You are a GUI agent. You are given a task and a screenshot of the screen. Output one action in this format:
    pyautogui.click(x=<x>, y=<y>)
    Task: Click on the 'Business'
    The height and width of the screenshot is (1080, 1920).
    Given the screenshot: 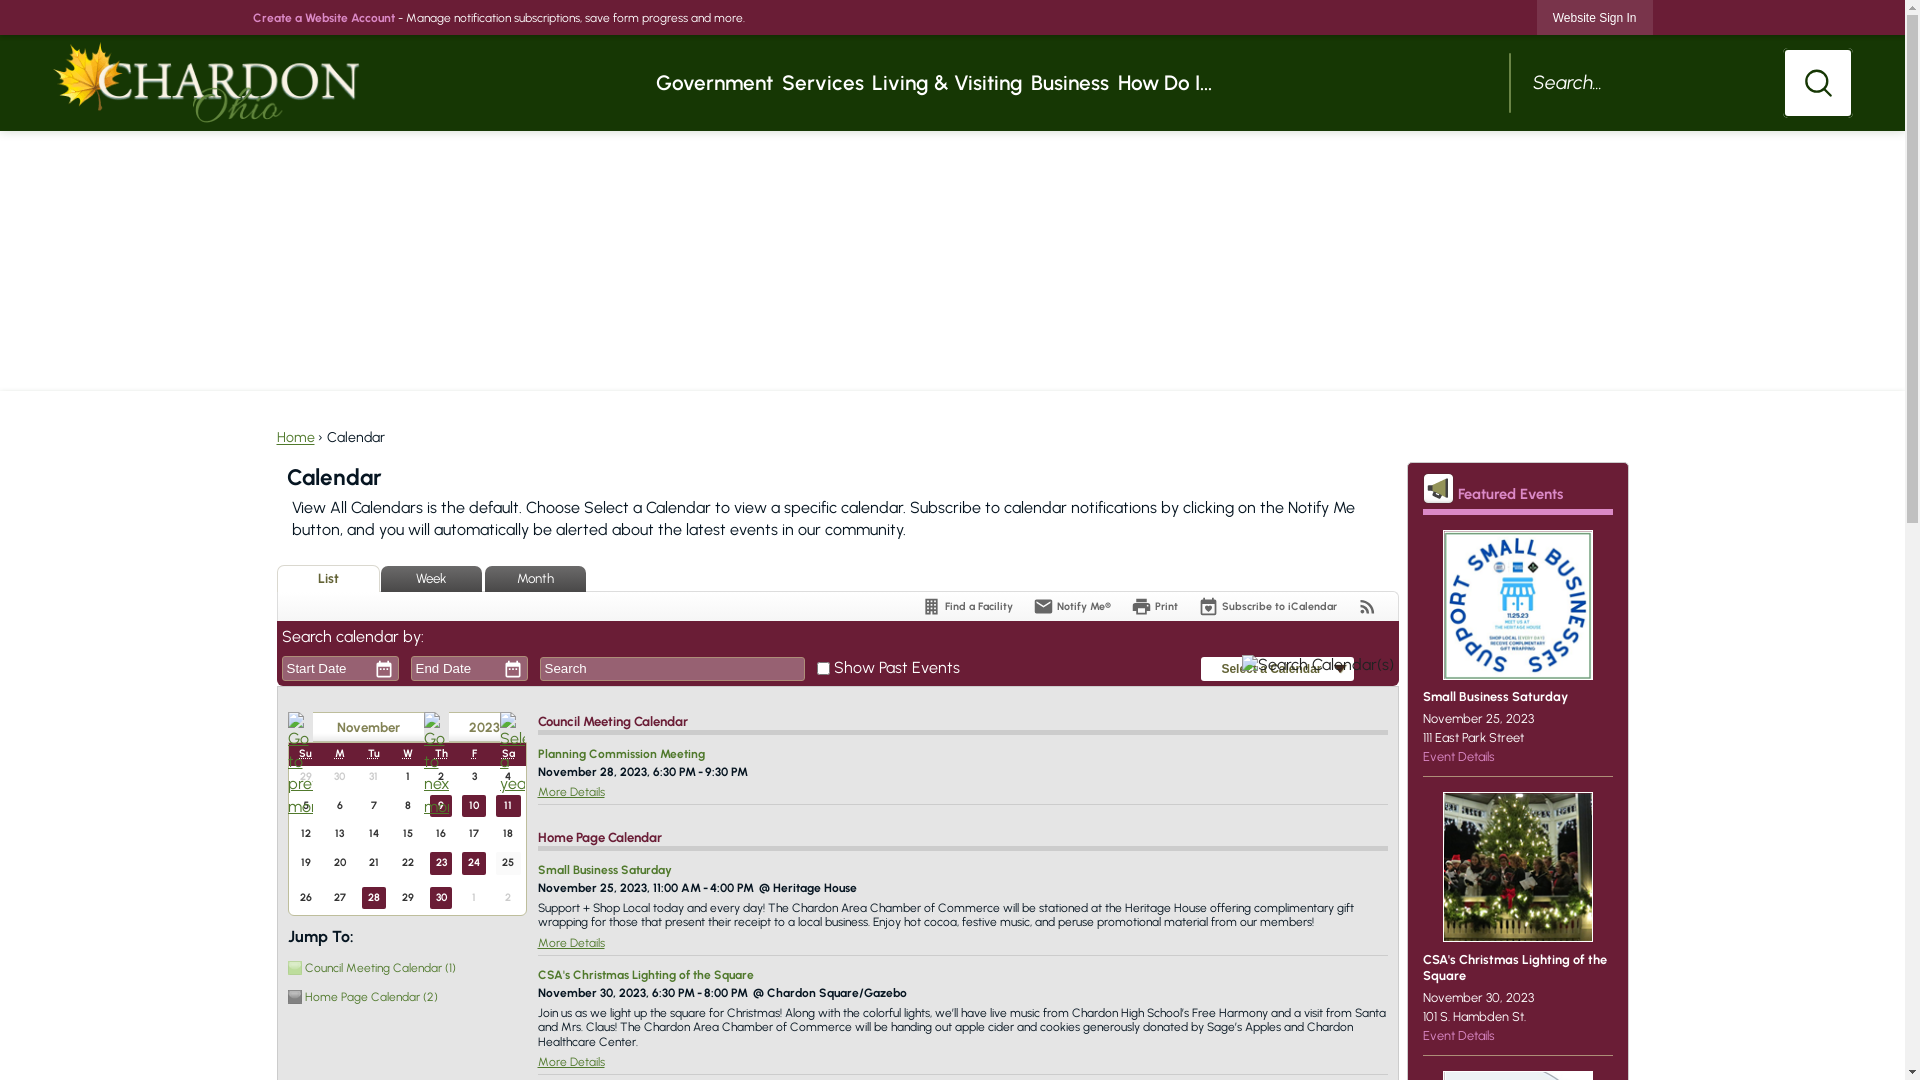 What is the action you would take?
    pyautogui.click(x=1069, y=82)
    